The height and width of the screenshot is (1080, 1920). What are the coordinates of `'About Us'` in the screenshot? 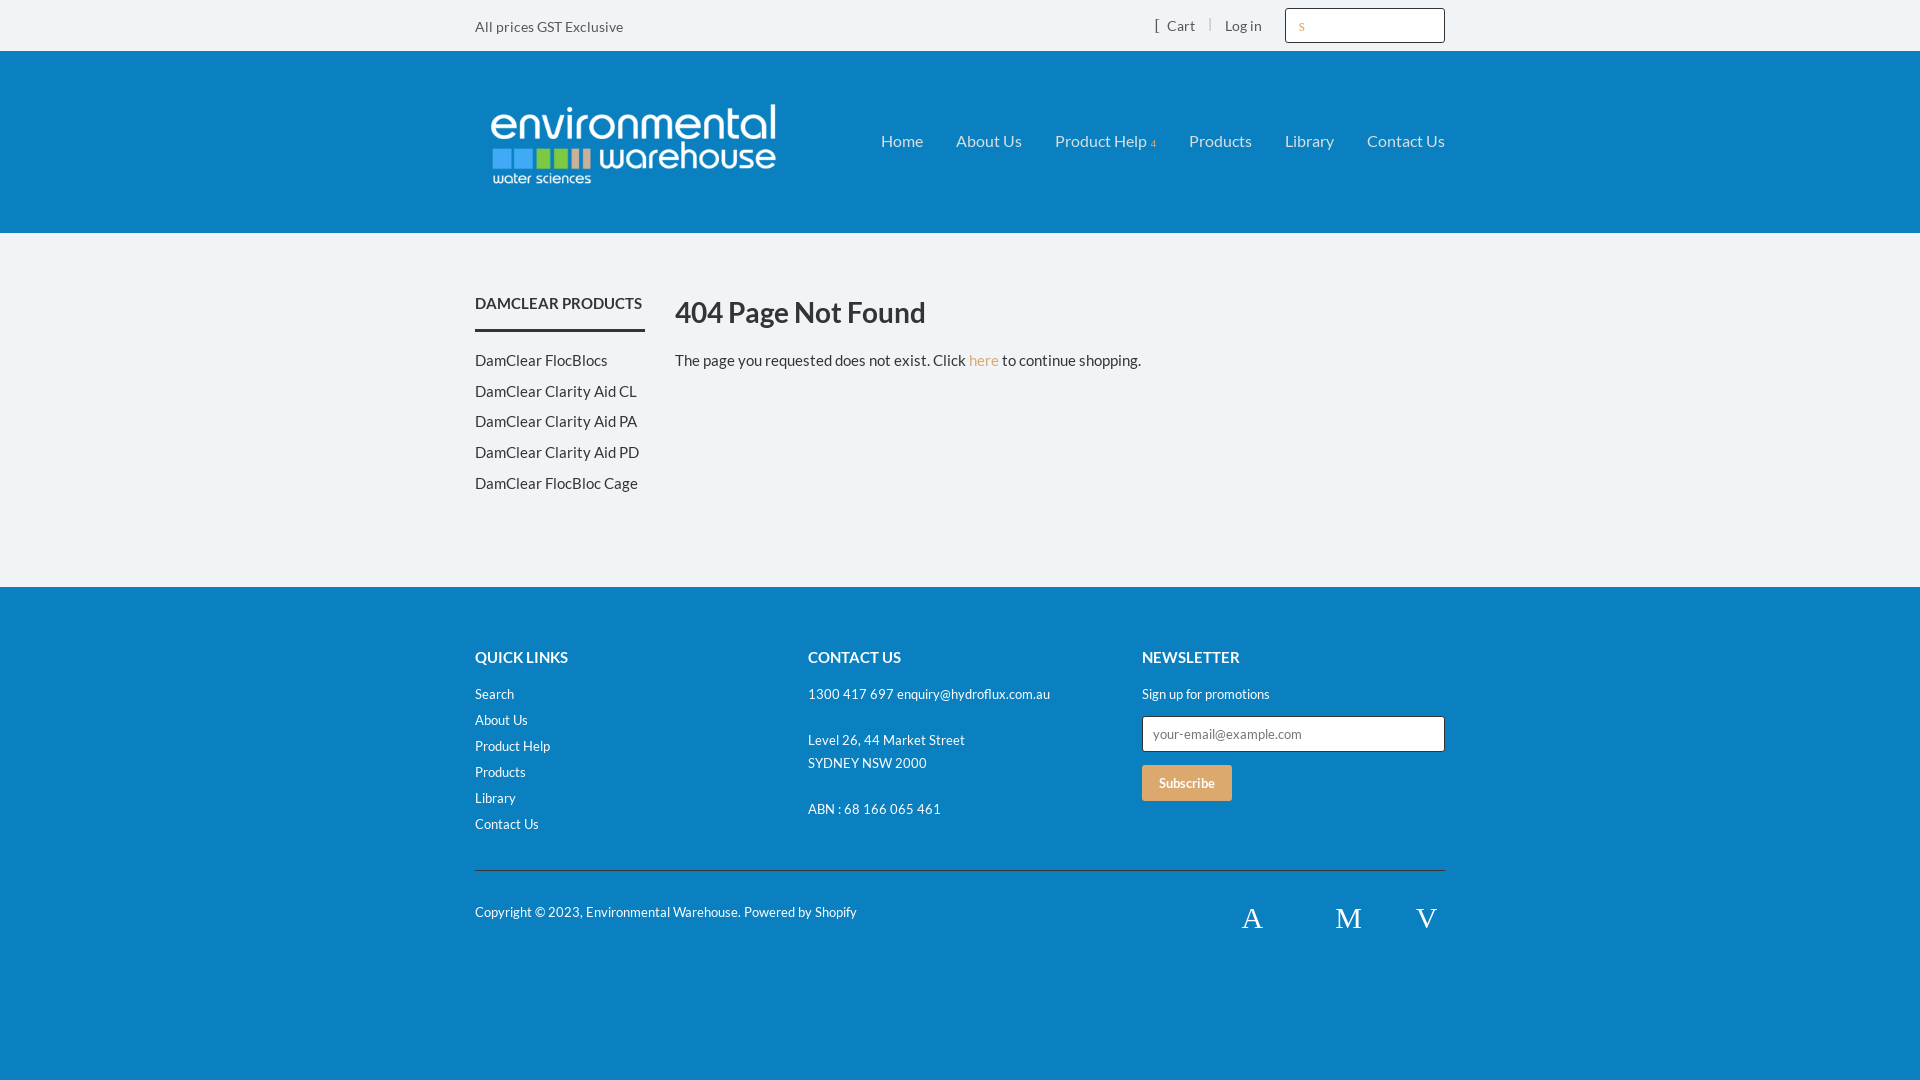 It's located at (501, 720).